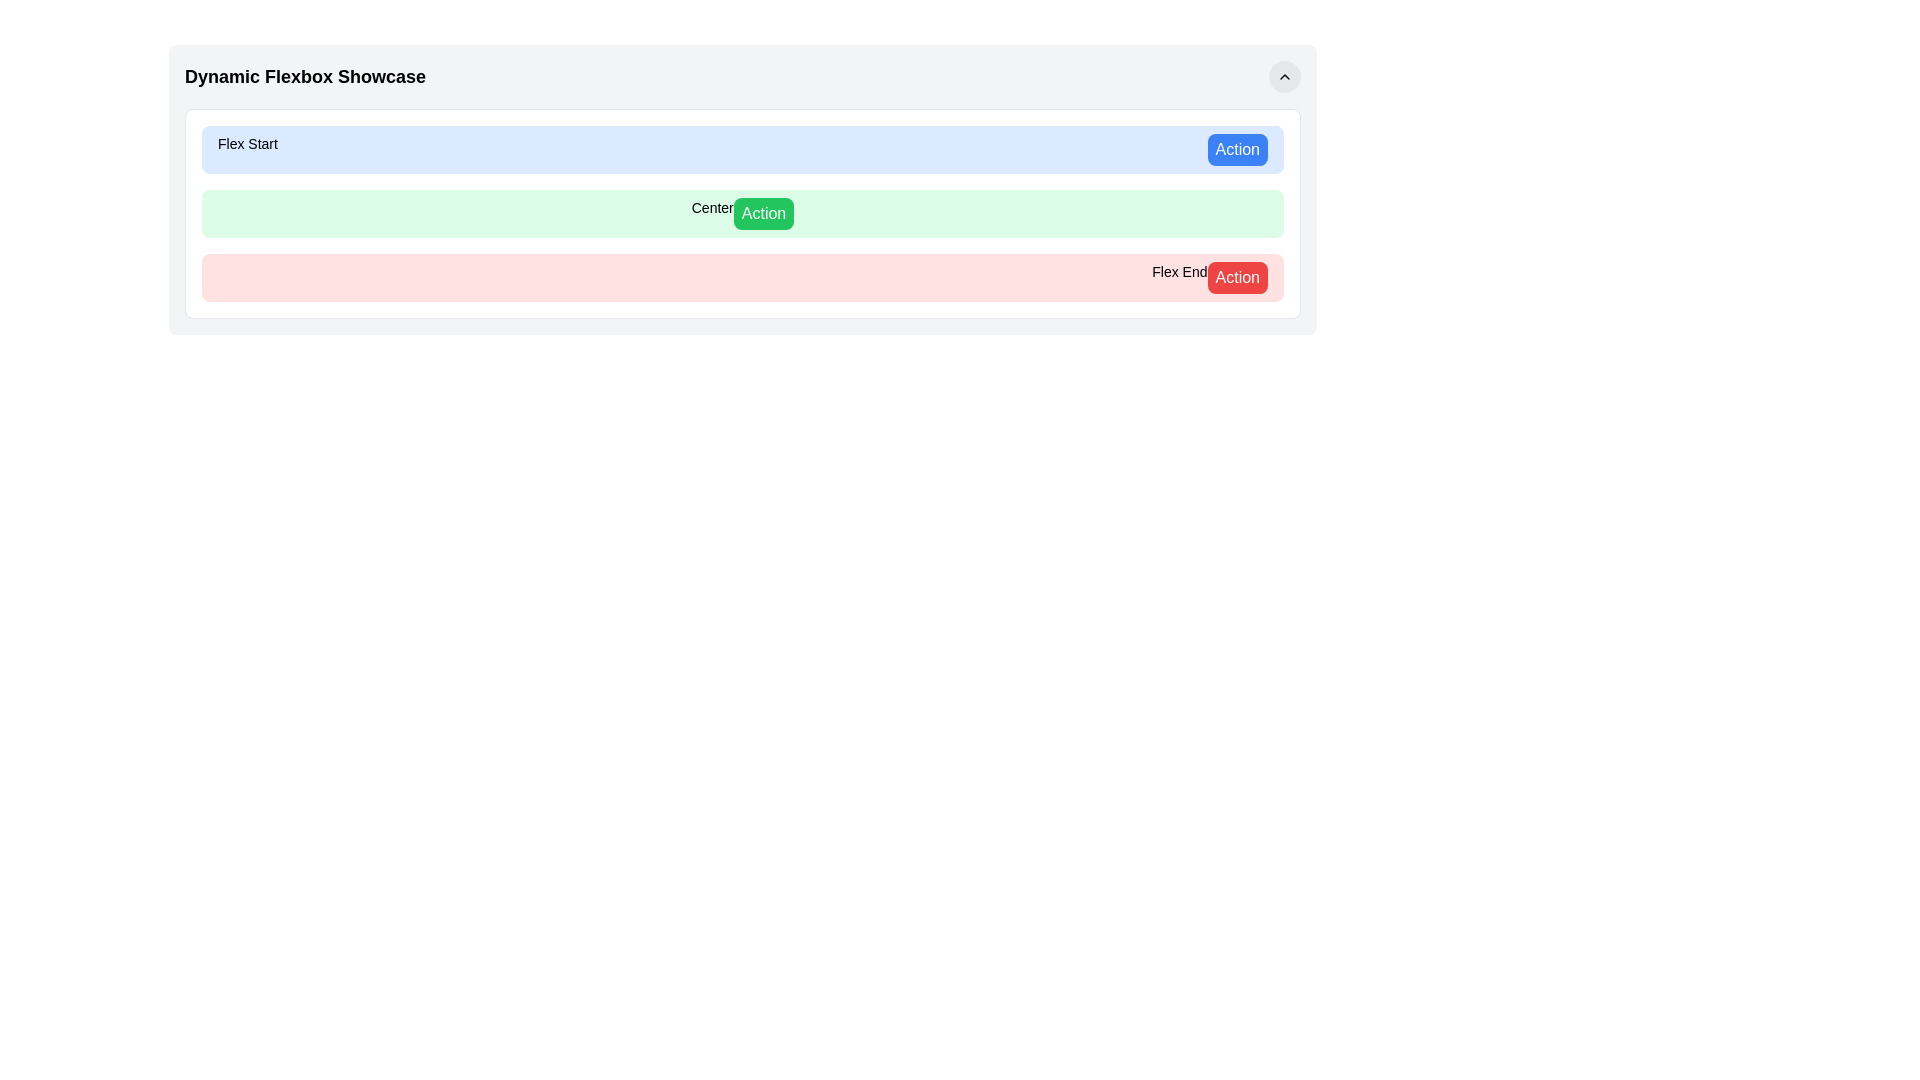 This screenshot has width=1920, height=1080. I want to click on the bold, large-sized text label that reads 'Dynamic Flexbox Showcase', which is styled with a semibold font weight and is located at the top-left section of the interface, so click(304, 76).